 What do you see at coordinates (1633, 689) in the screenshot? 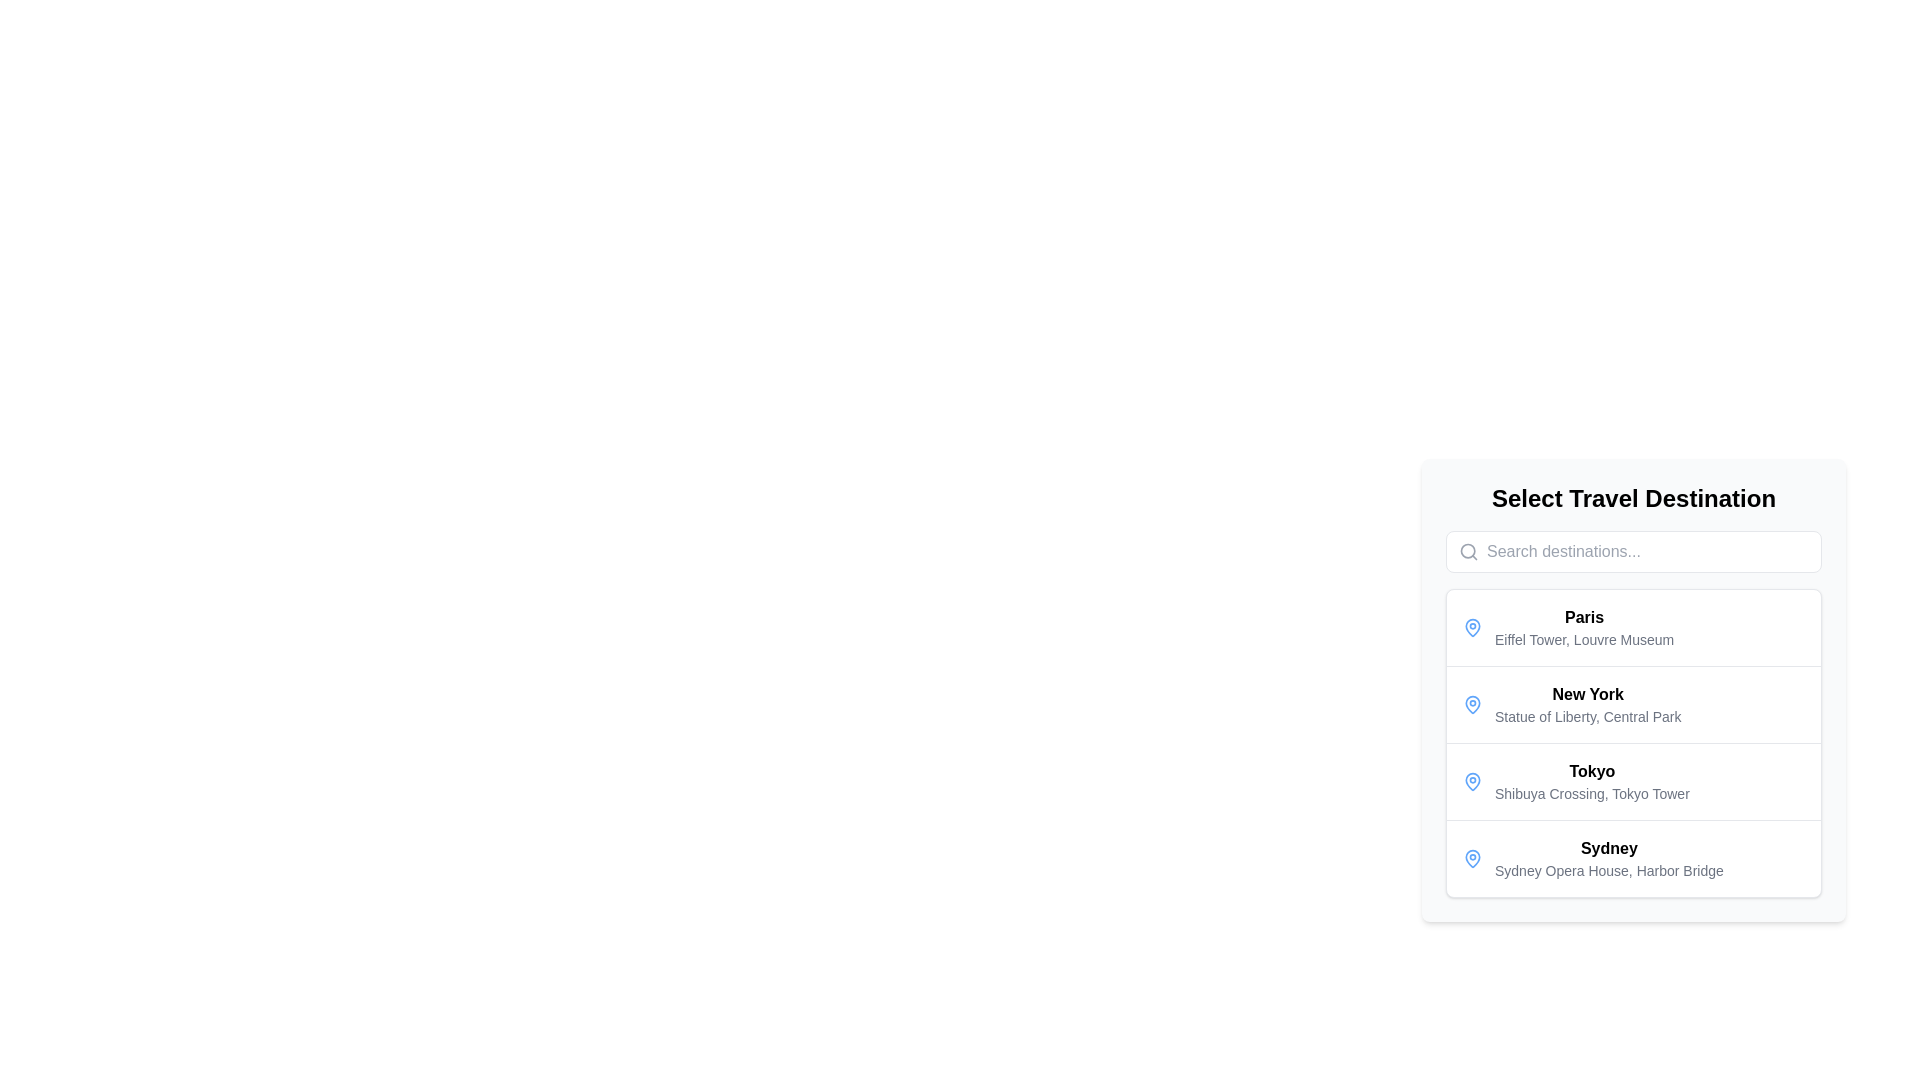
I see `the highlighted destination 'New York' in the dropdown menu` at bounding box center [1633, 689].